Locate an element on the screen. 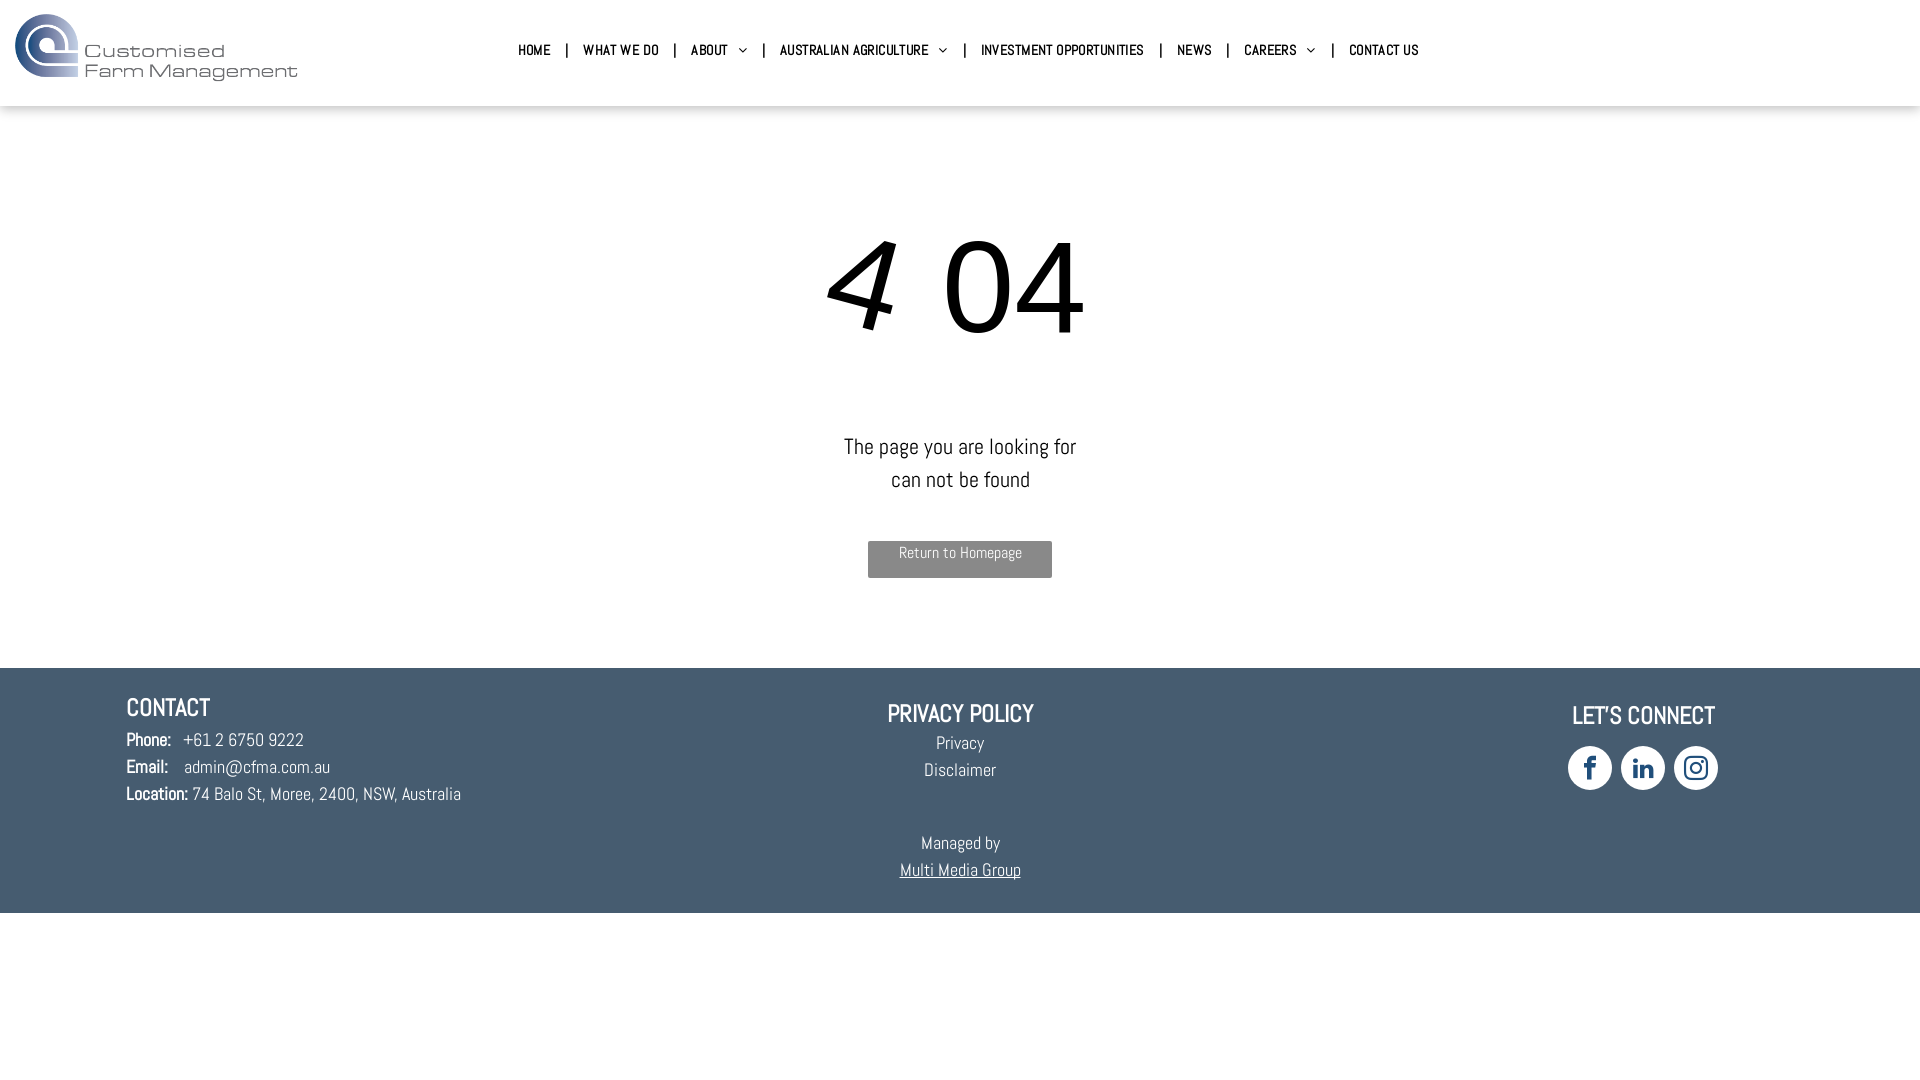 Image resolution: width=1920 pixels, height=1080 pixels. 'HOME' is located at coordinates (533, 50).